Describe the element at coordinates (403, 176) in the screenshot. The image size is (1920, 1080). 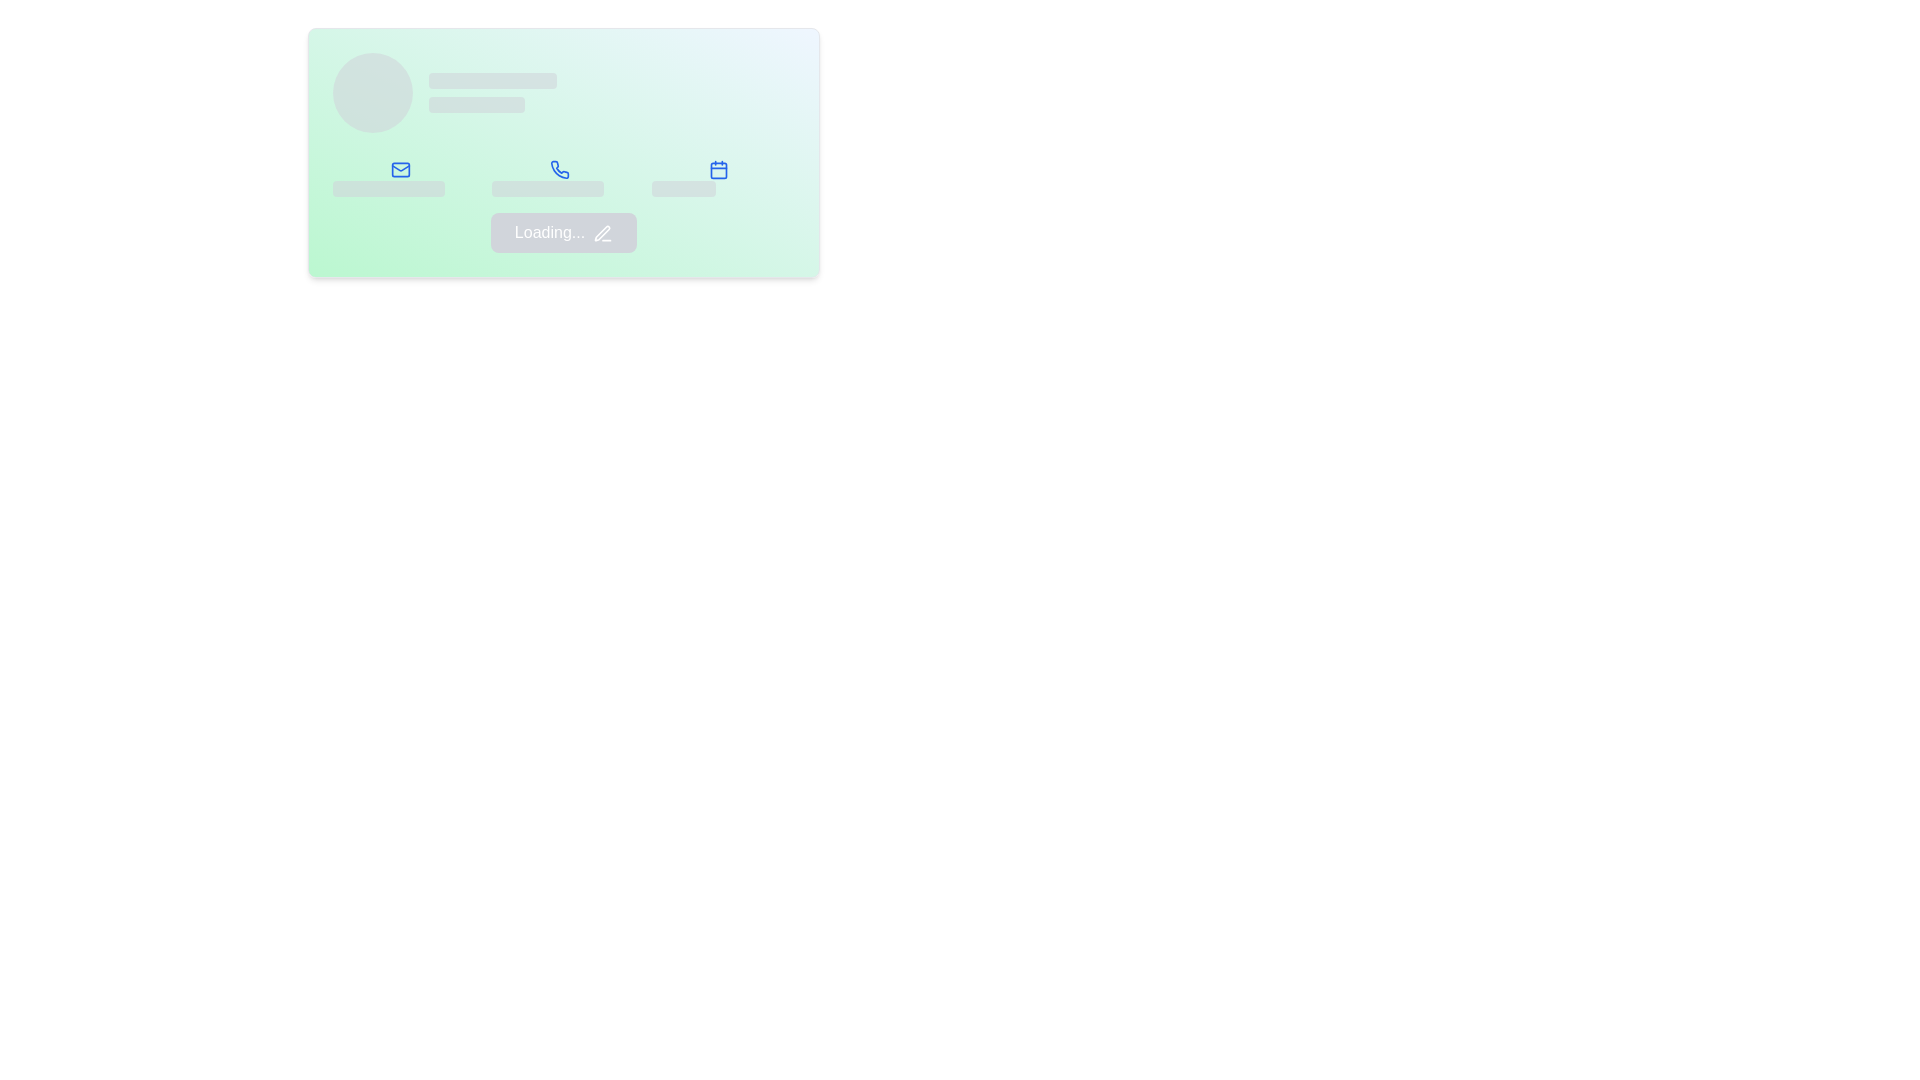
I see `the icon representing messaging or email functionality, located` at that location.